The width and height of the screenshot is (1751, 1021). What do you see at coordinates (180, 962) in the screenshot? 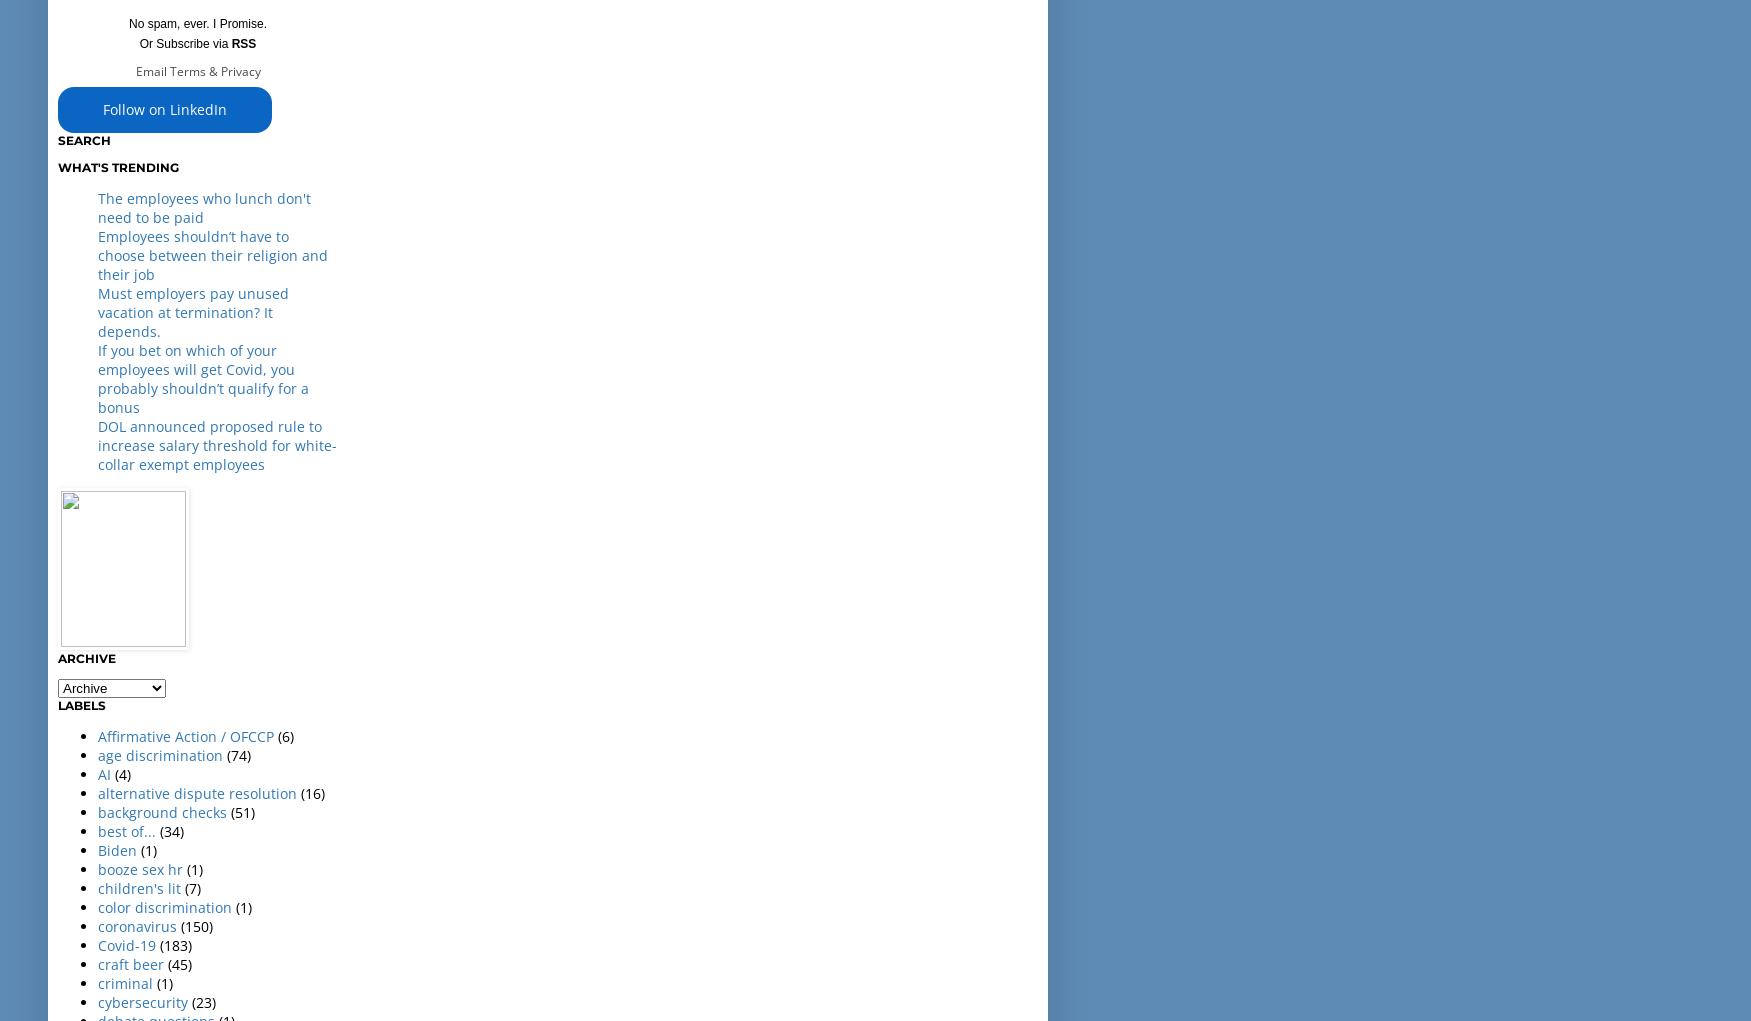
I see `'(45)'` at bounding box center [180, 962].